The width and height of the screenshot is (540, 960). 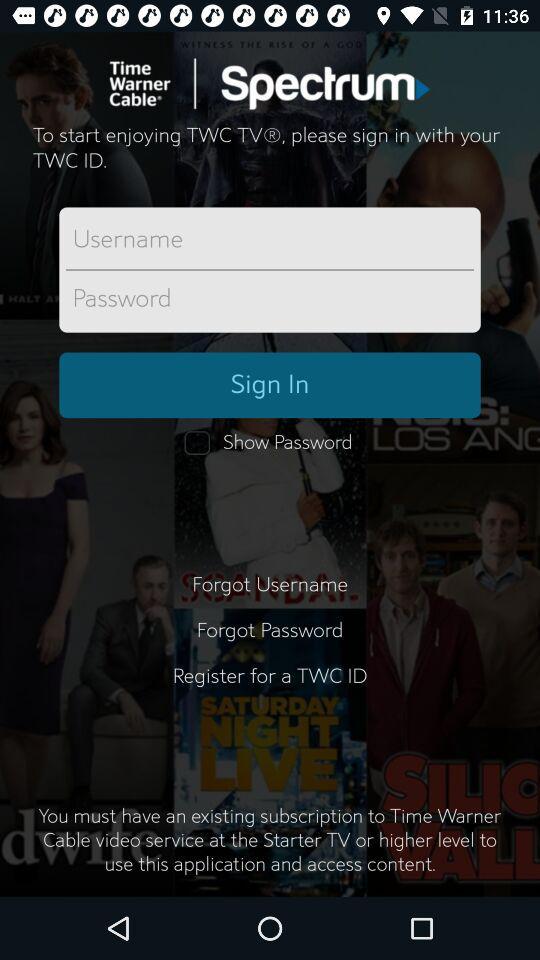 What do you see at coordinates (270, 298) in the screenshot?
I see `sign in with password` at bounding box center [270, 298].